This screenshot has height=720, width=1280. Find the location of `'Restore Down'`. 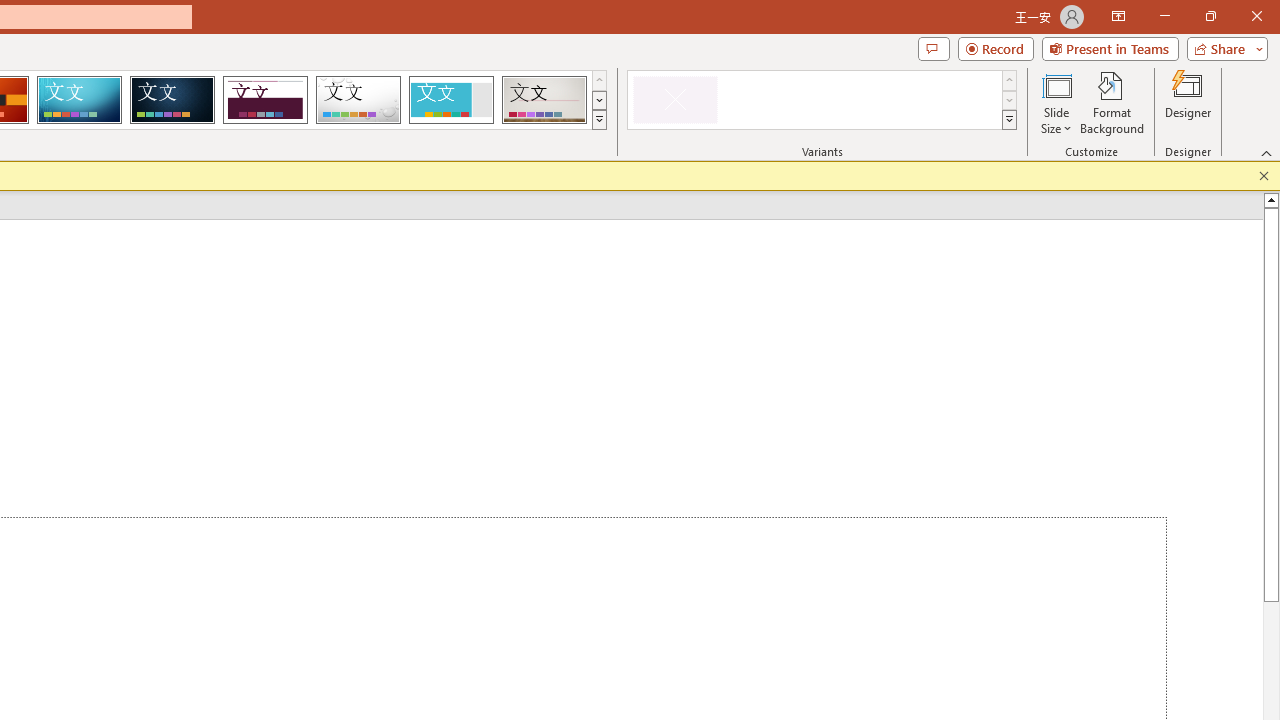

'Restore Down' is located at coordinates (1209, 16).